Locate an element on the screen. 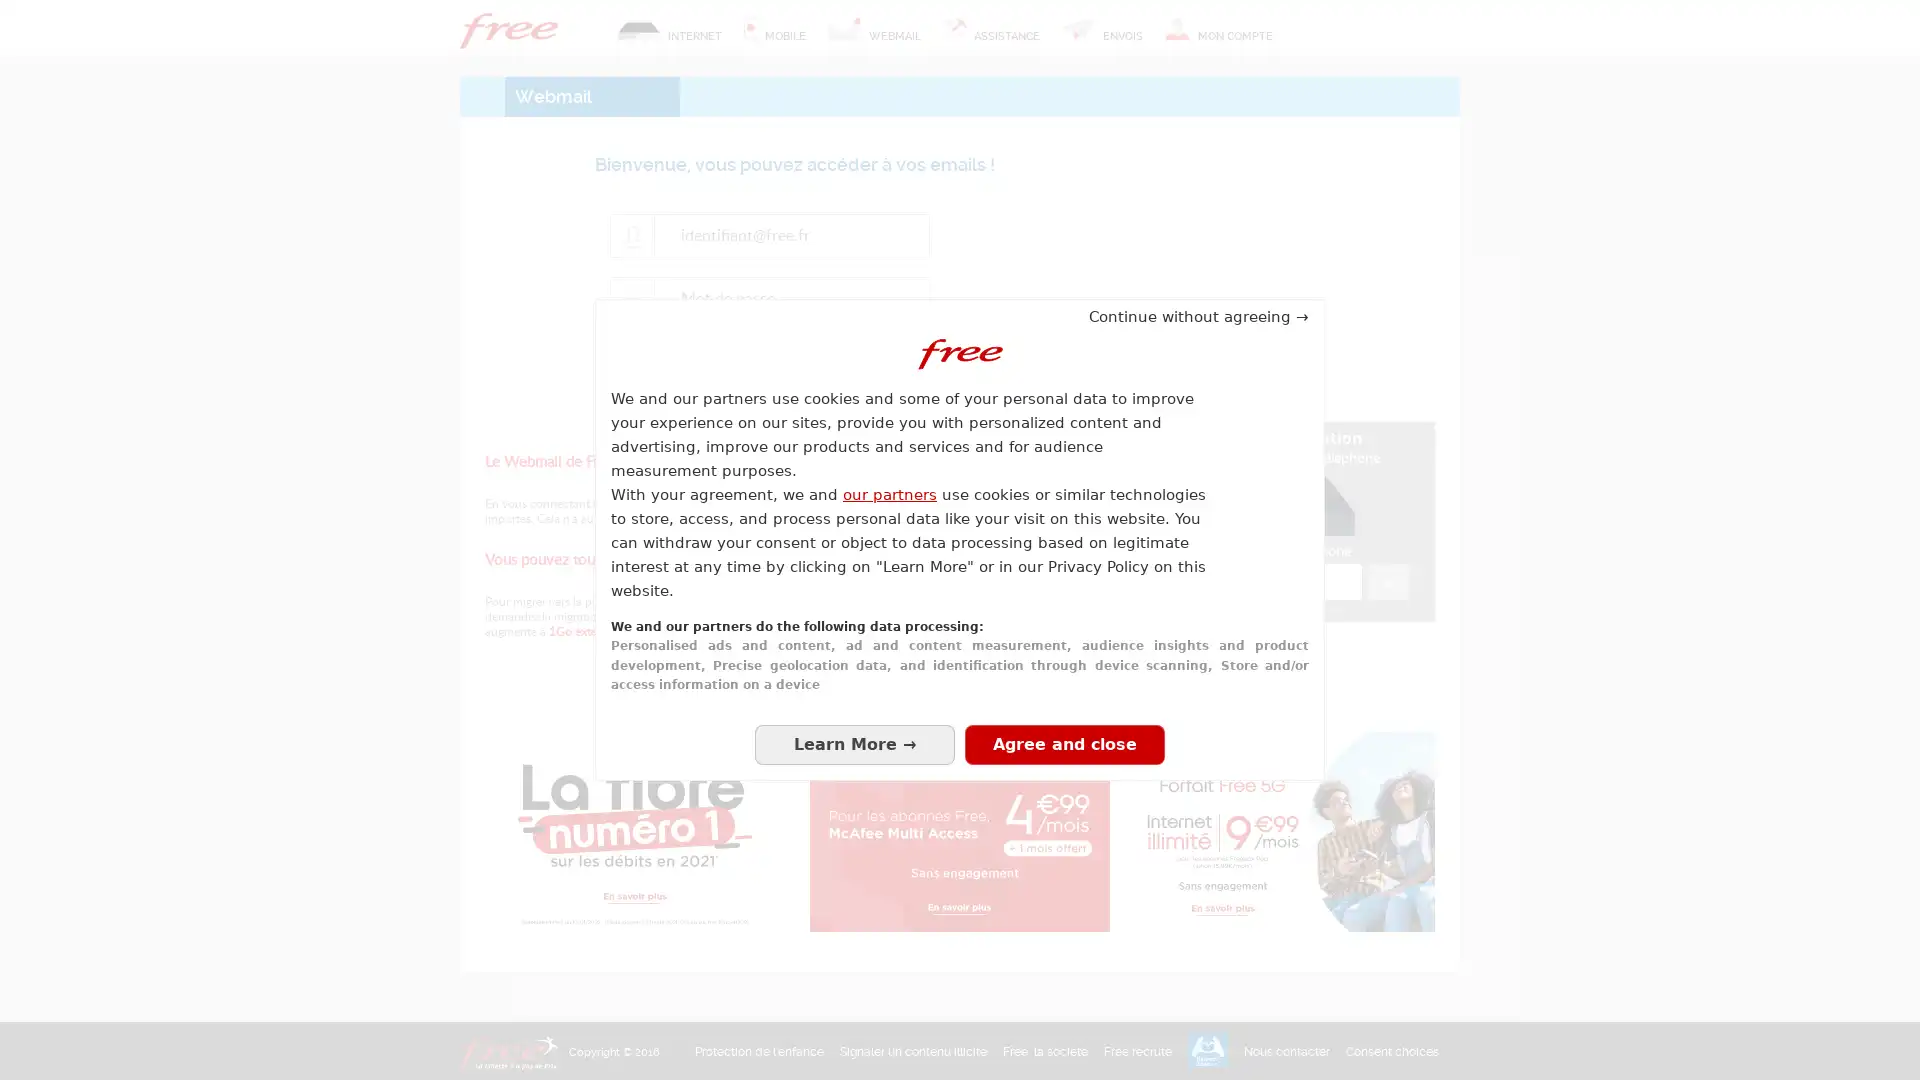 The width and height of the screenshot is (1920, 1080). Tester votre ligne is located at coordinates (1387, 582).